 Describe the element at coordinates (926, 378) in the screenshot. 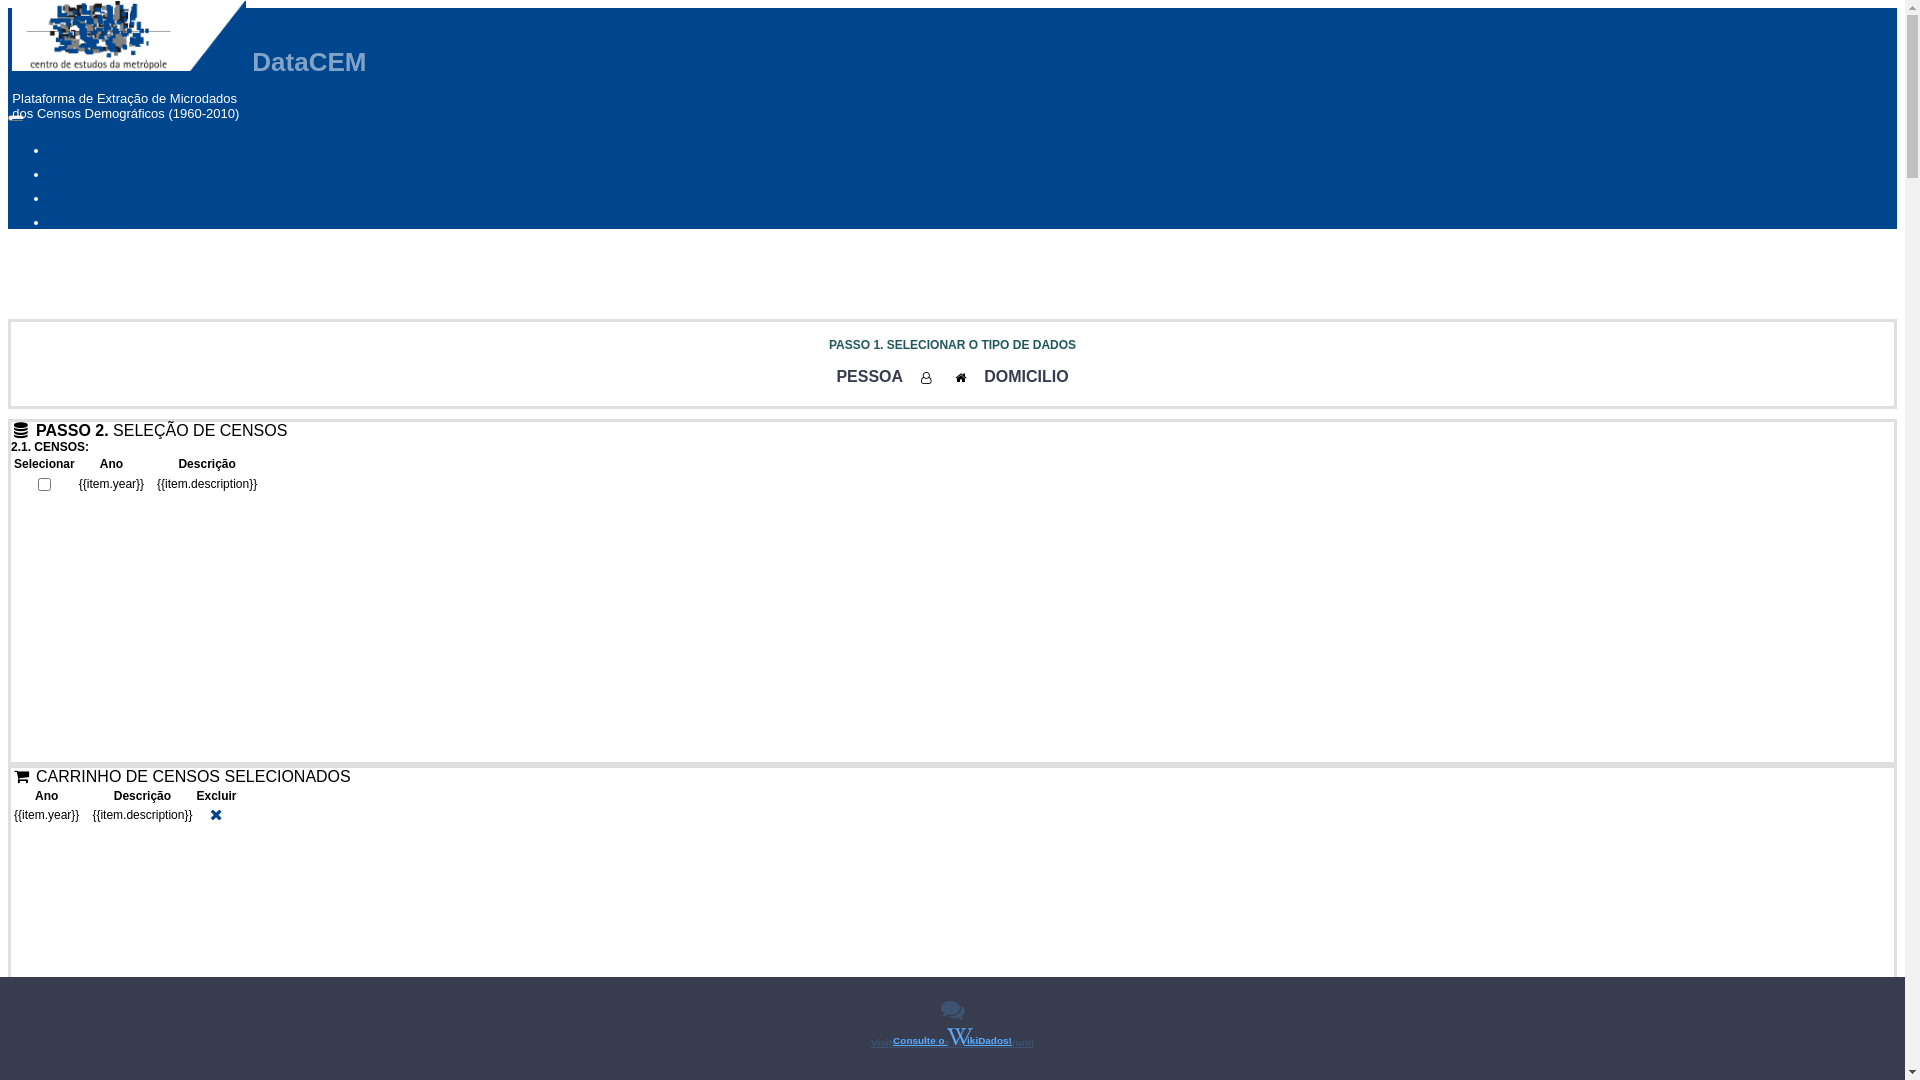

I see `'Pessoa'` at that location.